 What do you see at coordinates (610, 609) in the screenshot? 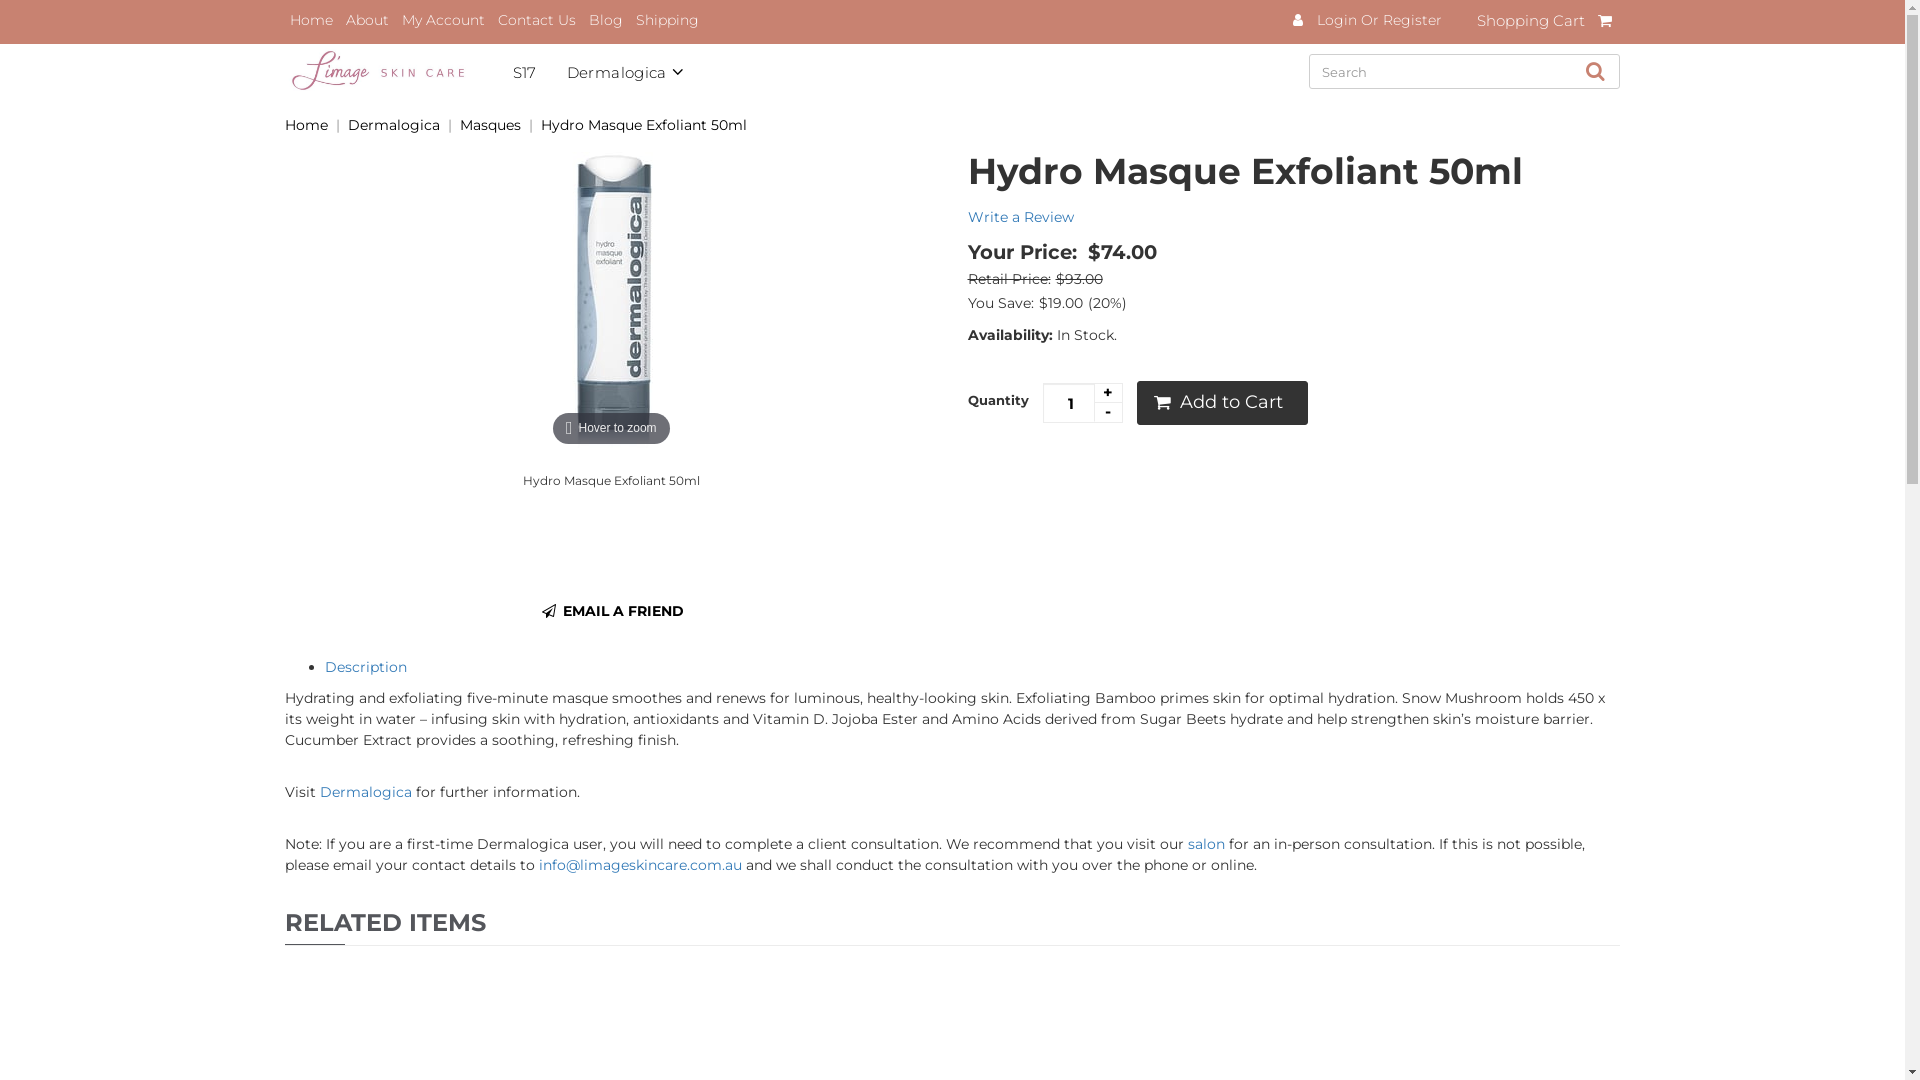
I see `'EMAIL A FRIEND'` at bounding box center [610, 609].